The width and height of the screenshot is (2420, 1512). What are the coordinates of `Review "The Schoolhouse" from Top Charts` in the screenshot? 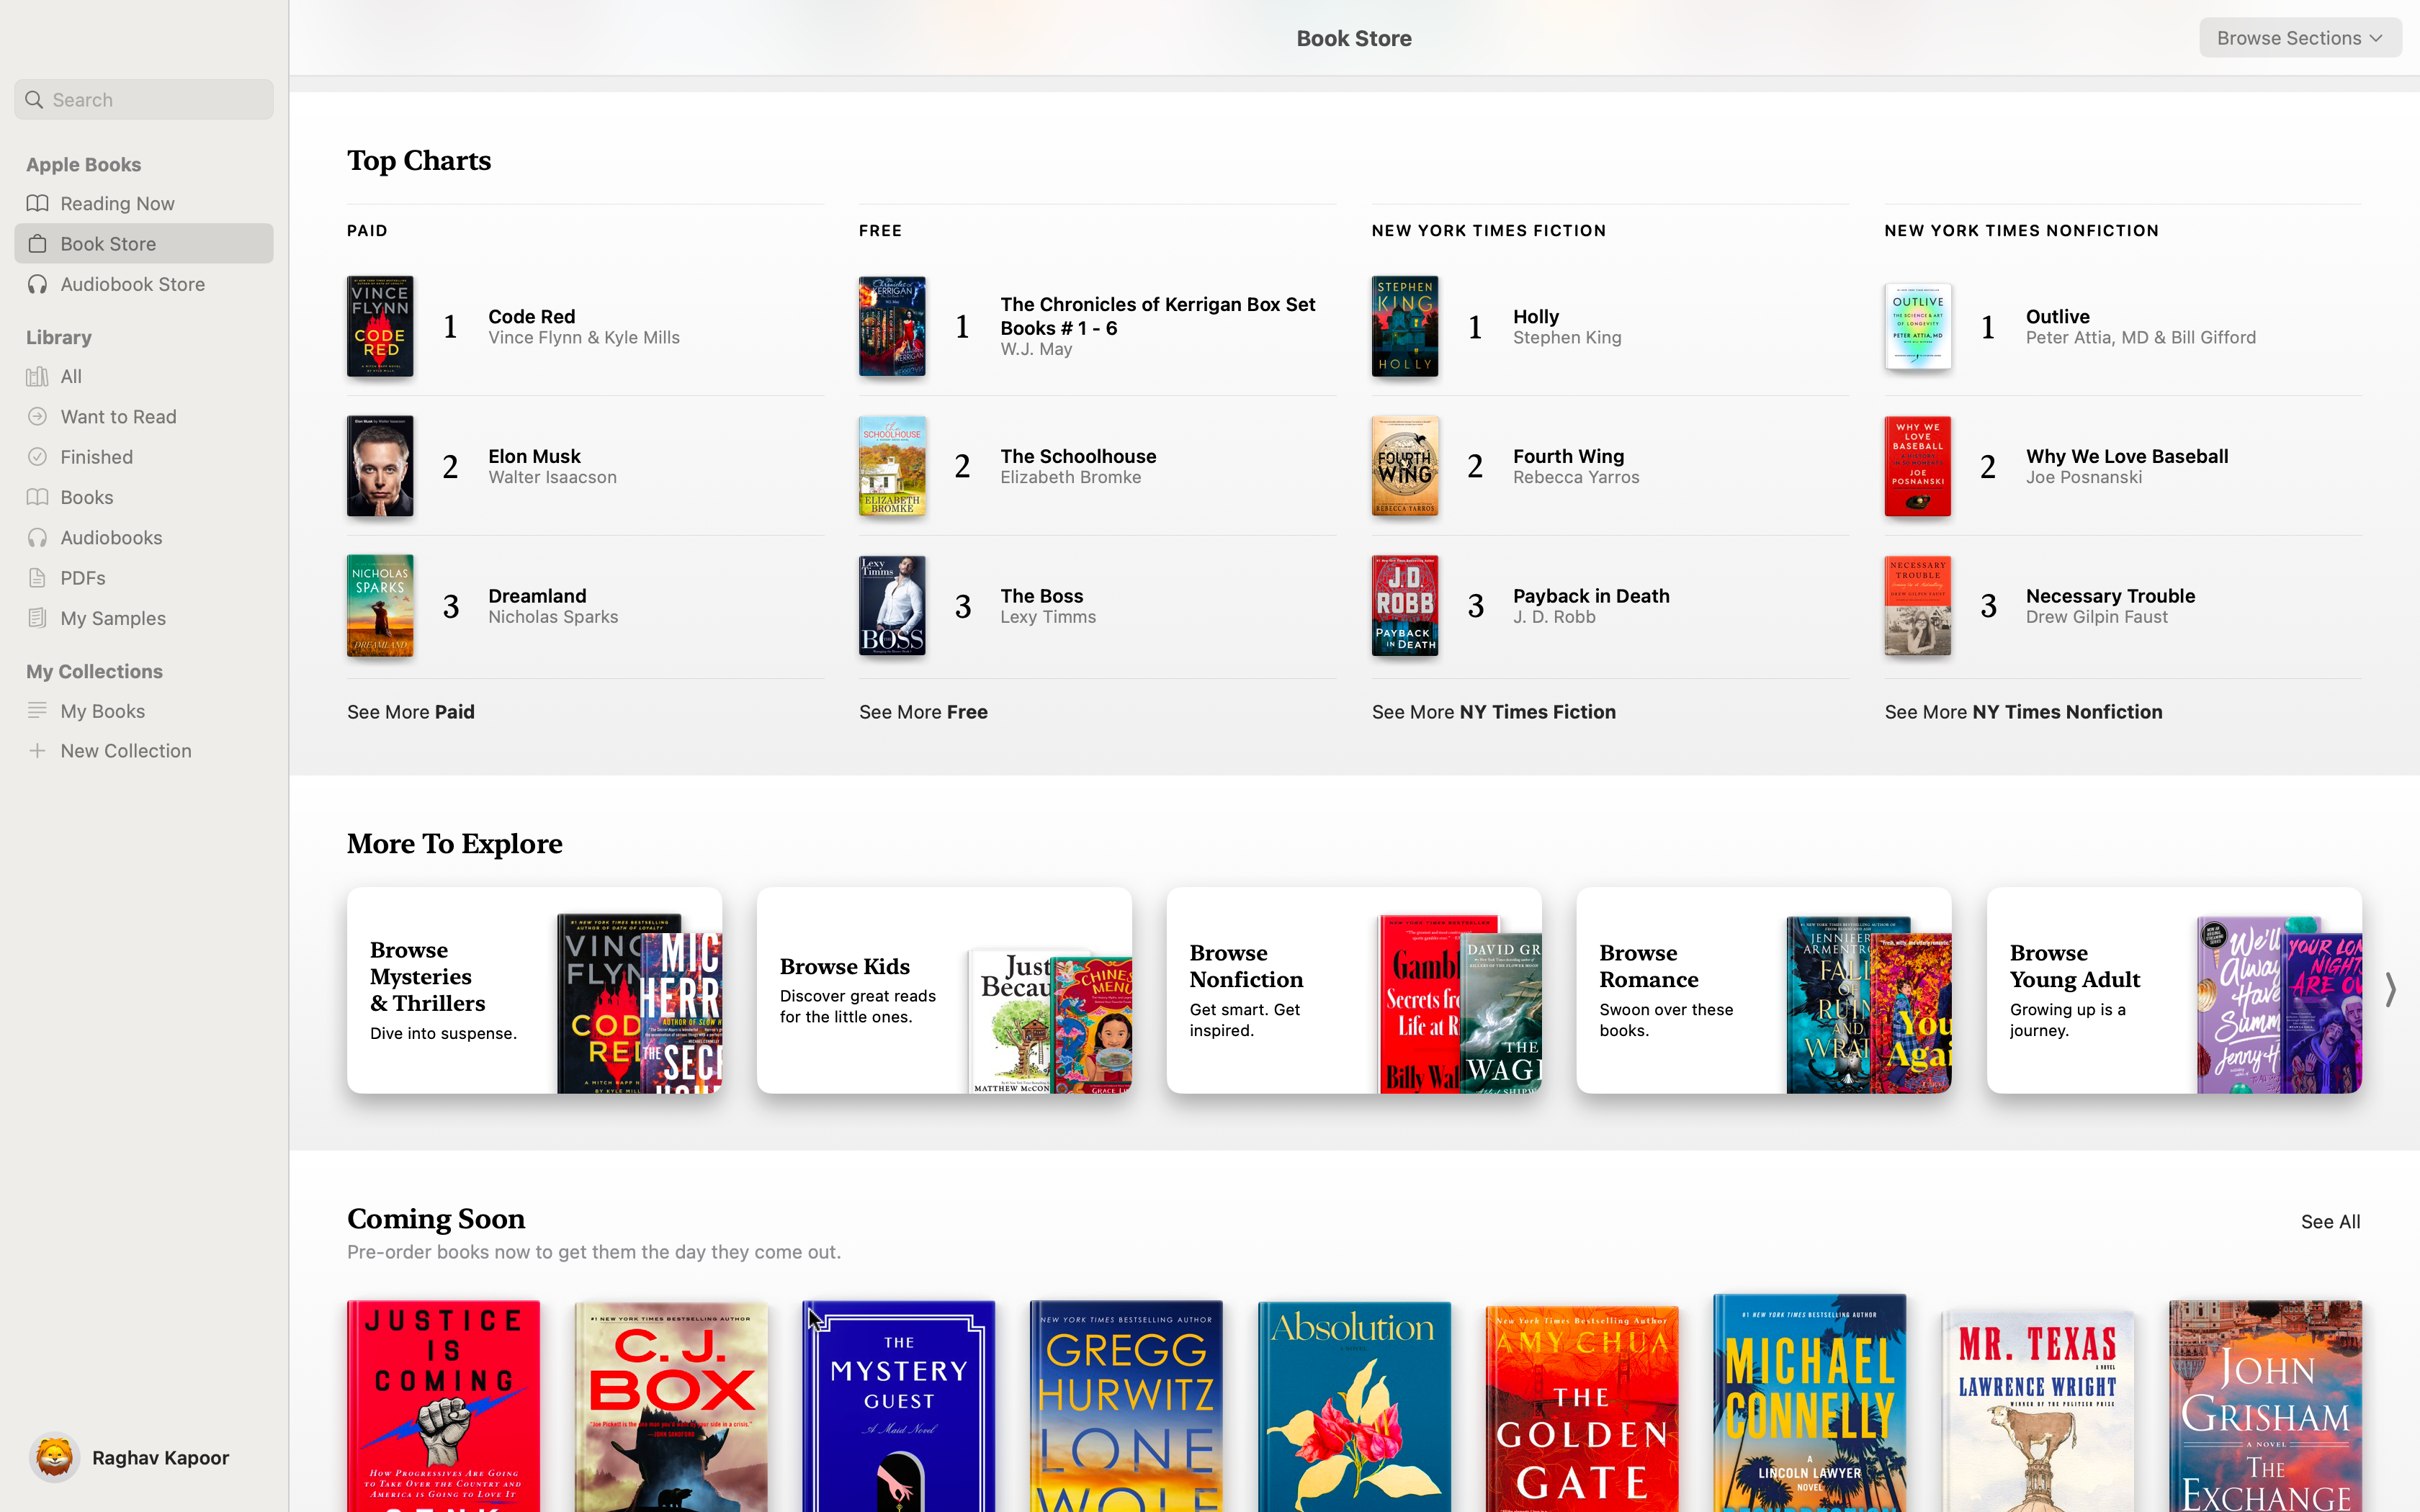 It's located at (1073, 462).